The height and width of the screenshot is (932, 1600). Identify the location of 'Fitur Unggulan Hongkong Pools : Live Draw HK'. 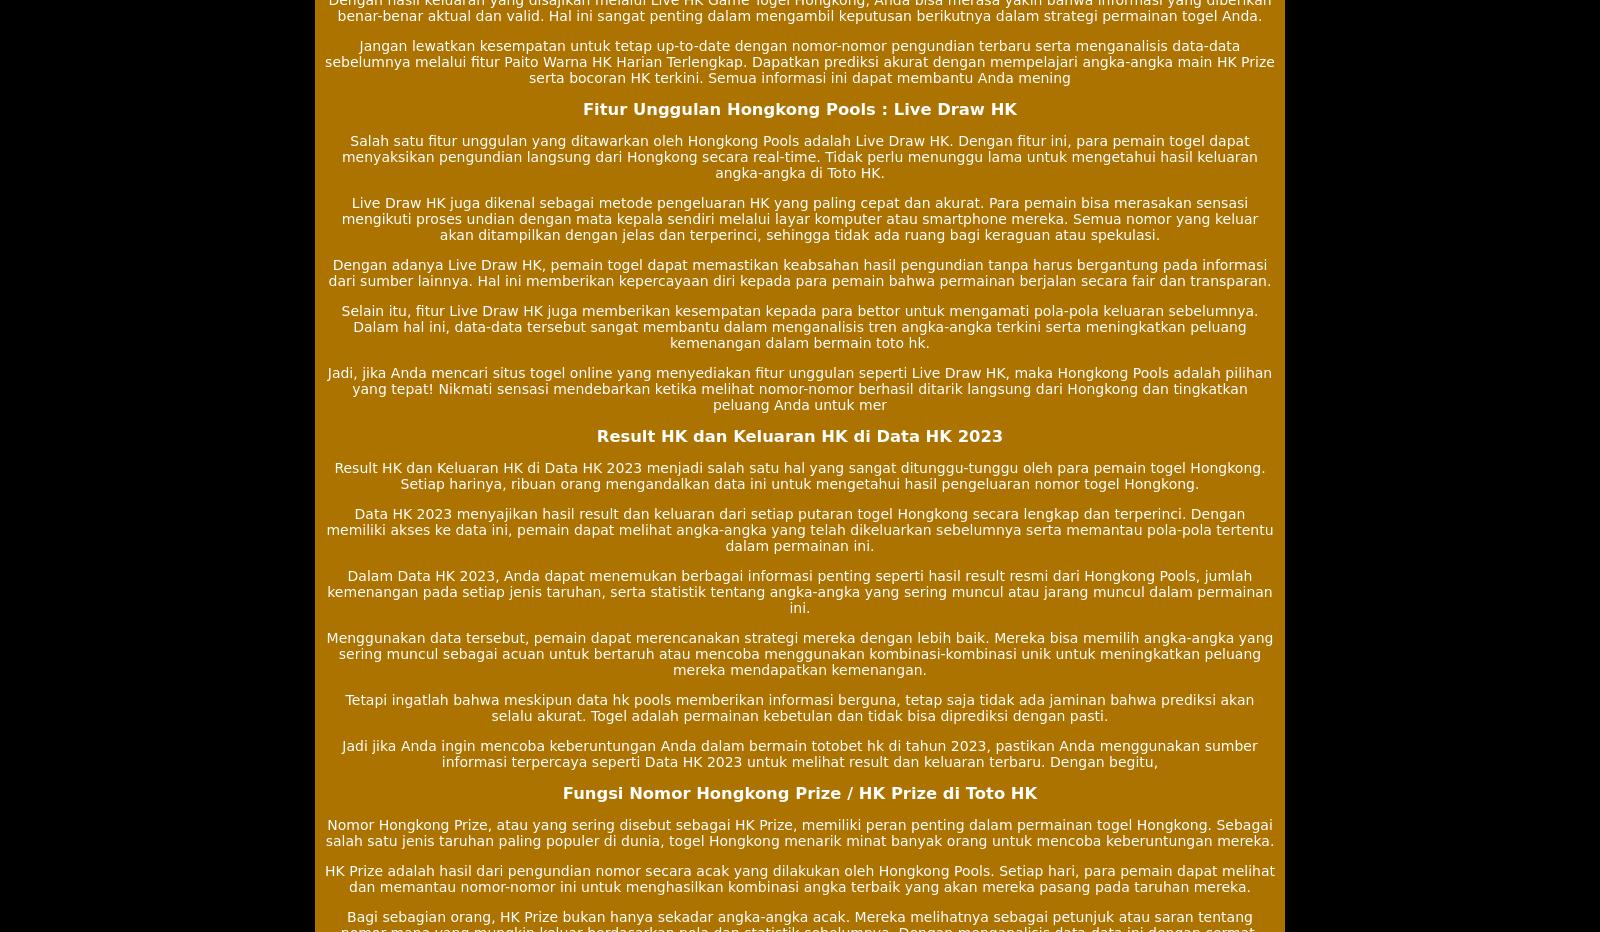
(799, 109).